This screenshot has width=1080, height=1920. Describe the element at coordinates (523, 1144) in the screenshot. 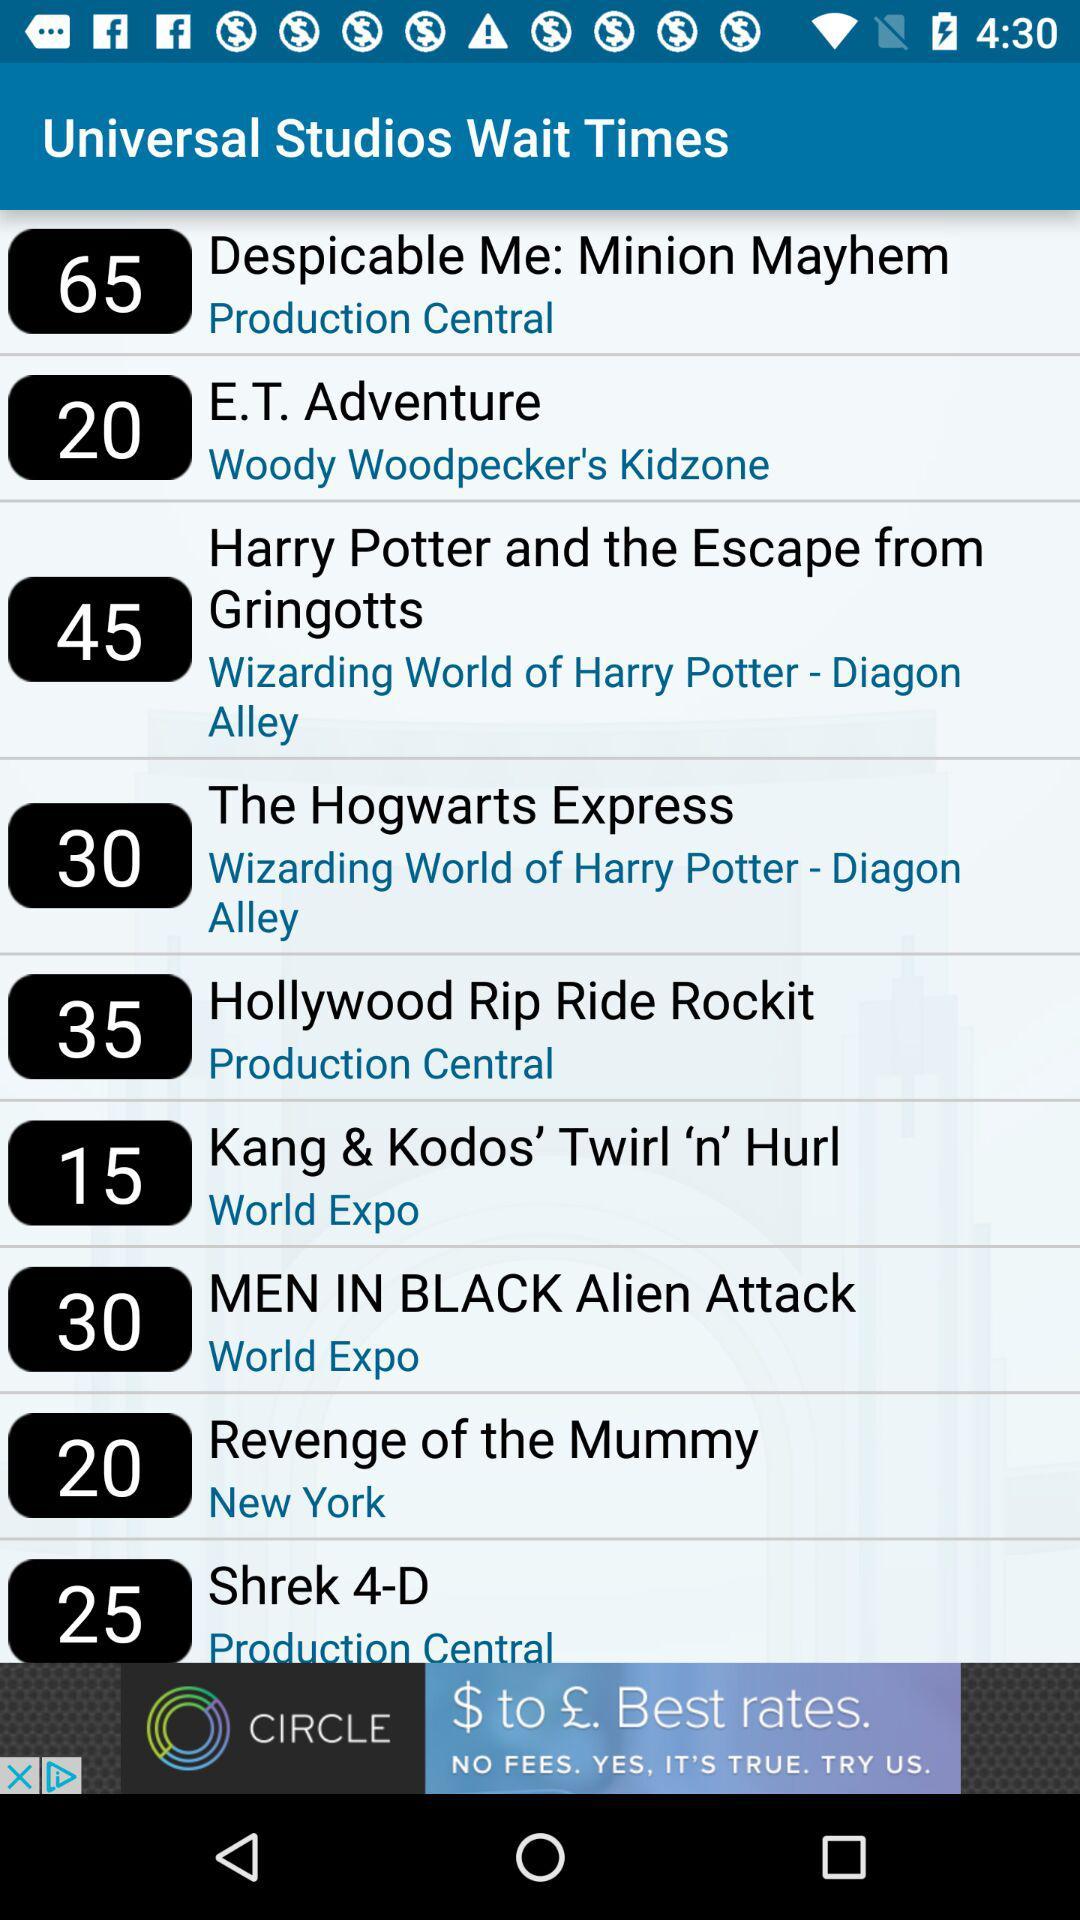

I see `the item to the right of 15 item` at that location.